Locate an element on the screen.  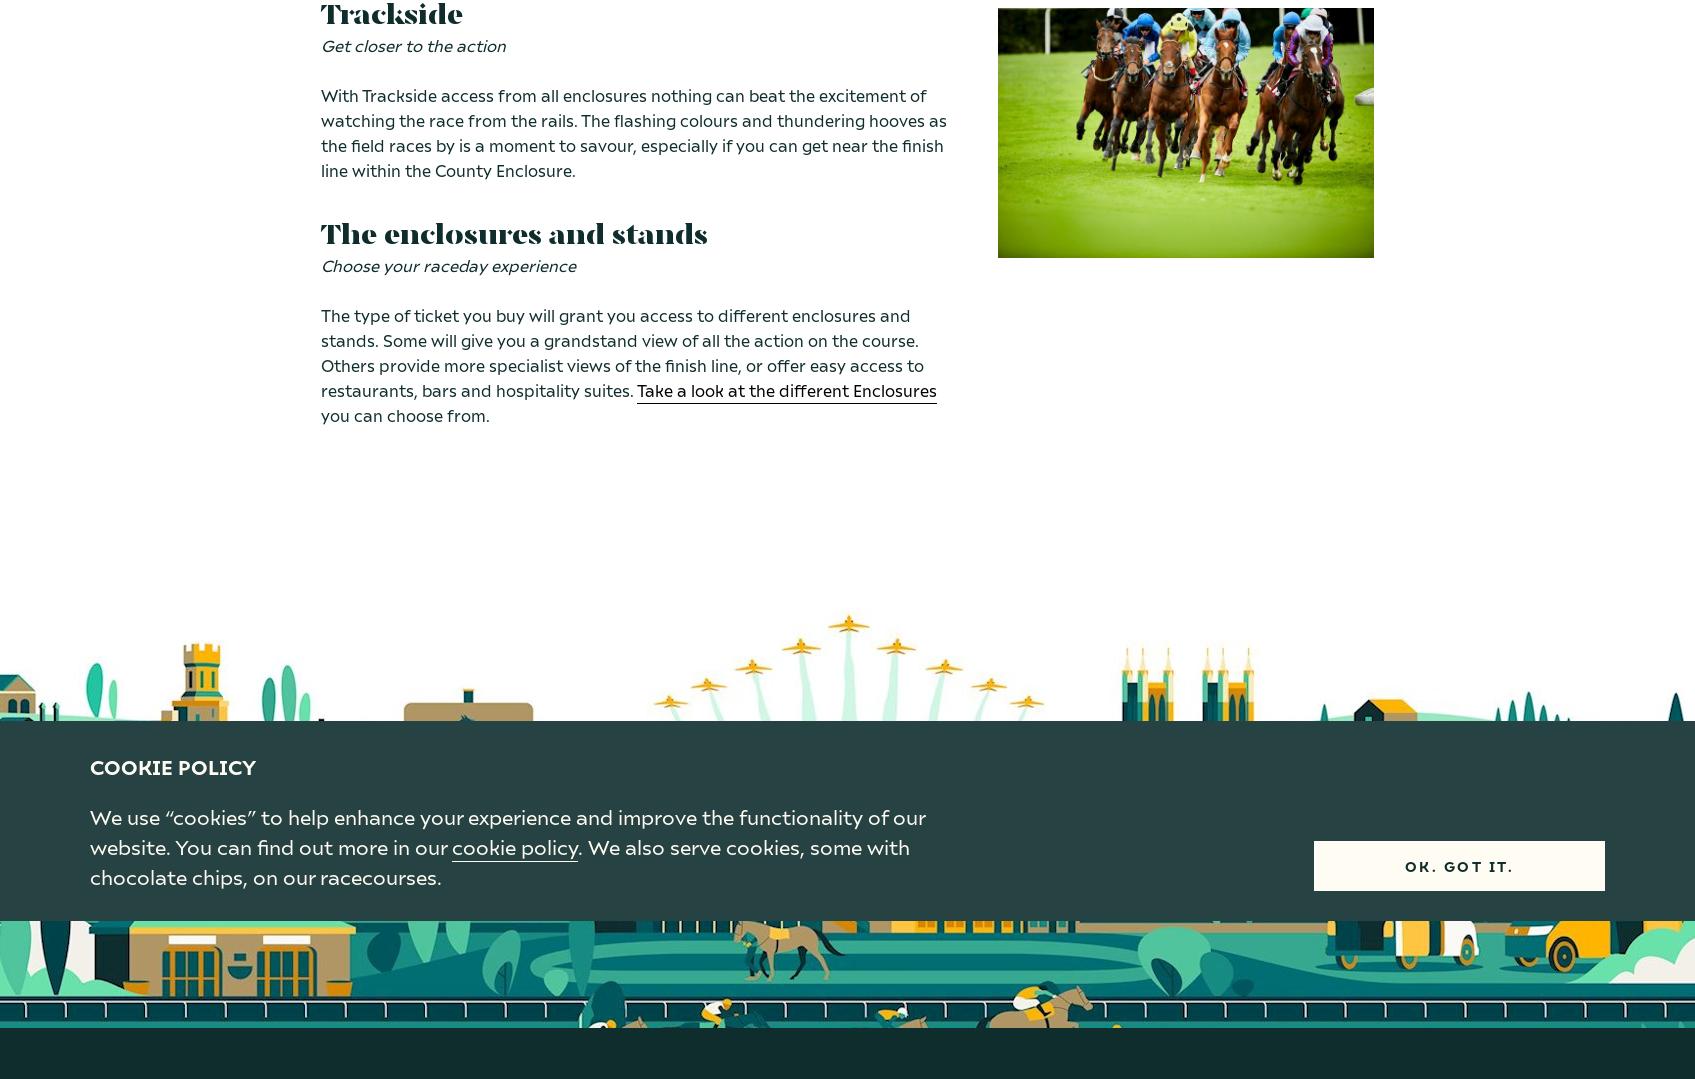
'Choose your raceday experience' is located at coordinates (320, 265).